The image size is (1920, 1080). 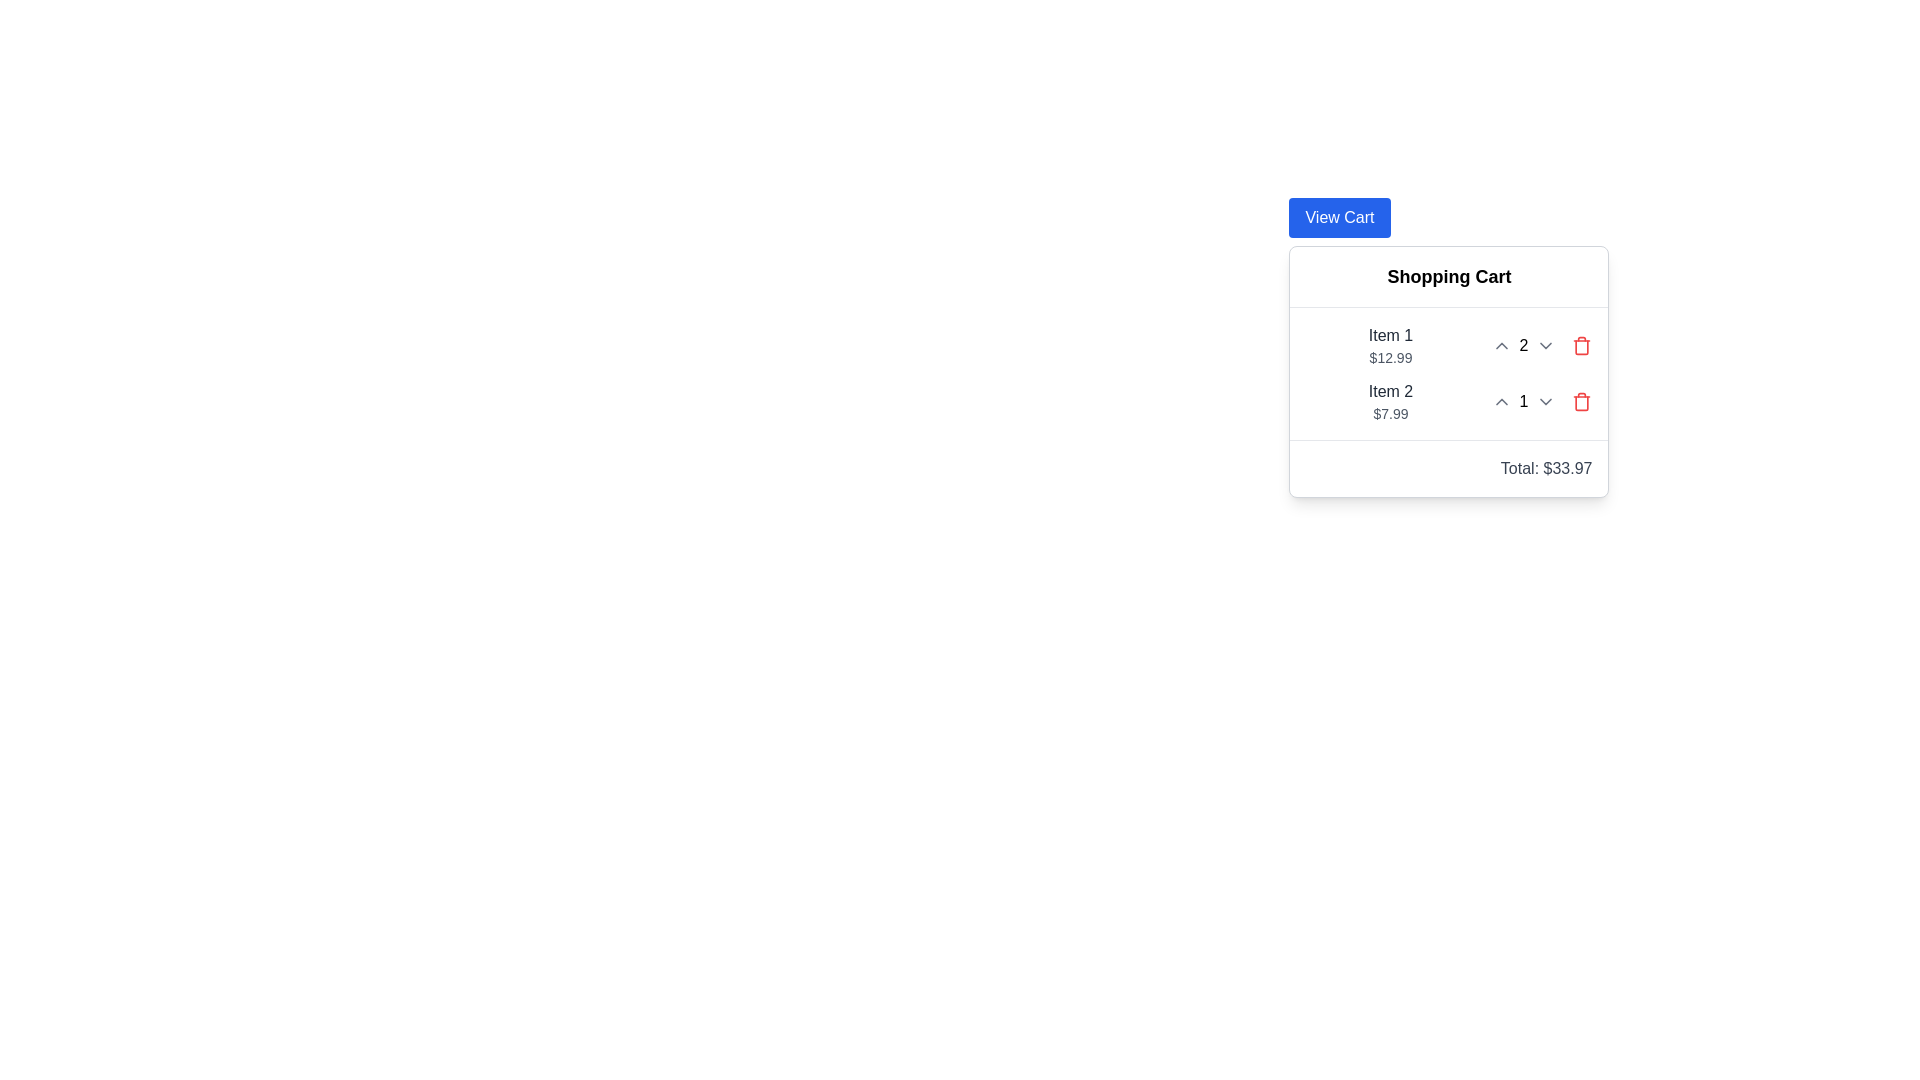 What do you see at coordinates (1390, 345) in the screenshot?
I see `the Text label displaying the name and price of the first item in the shopping cart interface` at bounding box center [1390, 345].